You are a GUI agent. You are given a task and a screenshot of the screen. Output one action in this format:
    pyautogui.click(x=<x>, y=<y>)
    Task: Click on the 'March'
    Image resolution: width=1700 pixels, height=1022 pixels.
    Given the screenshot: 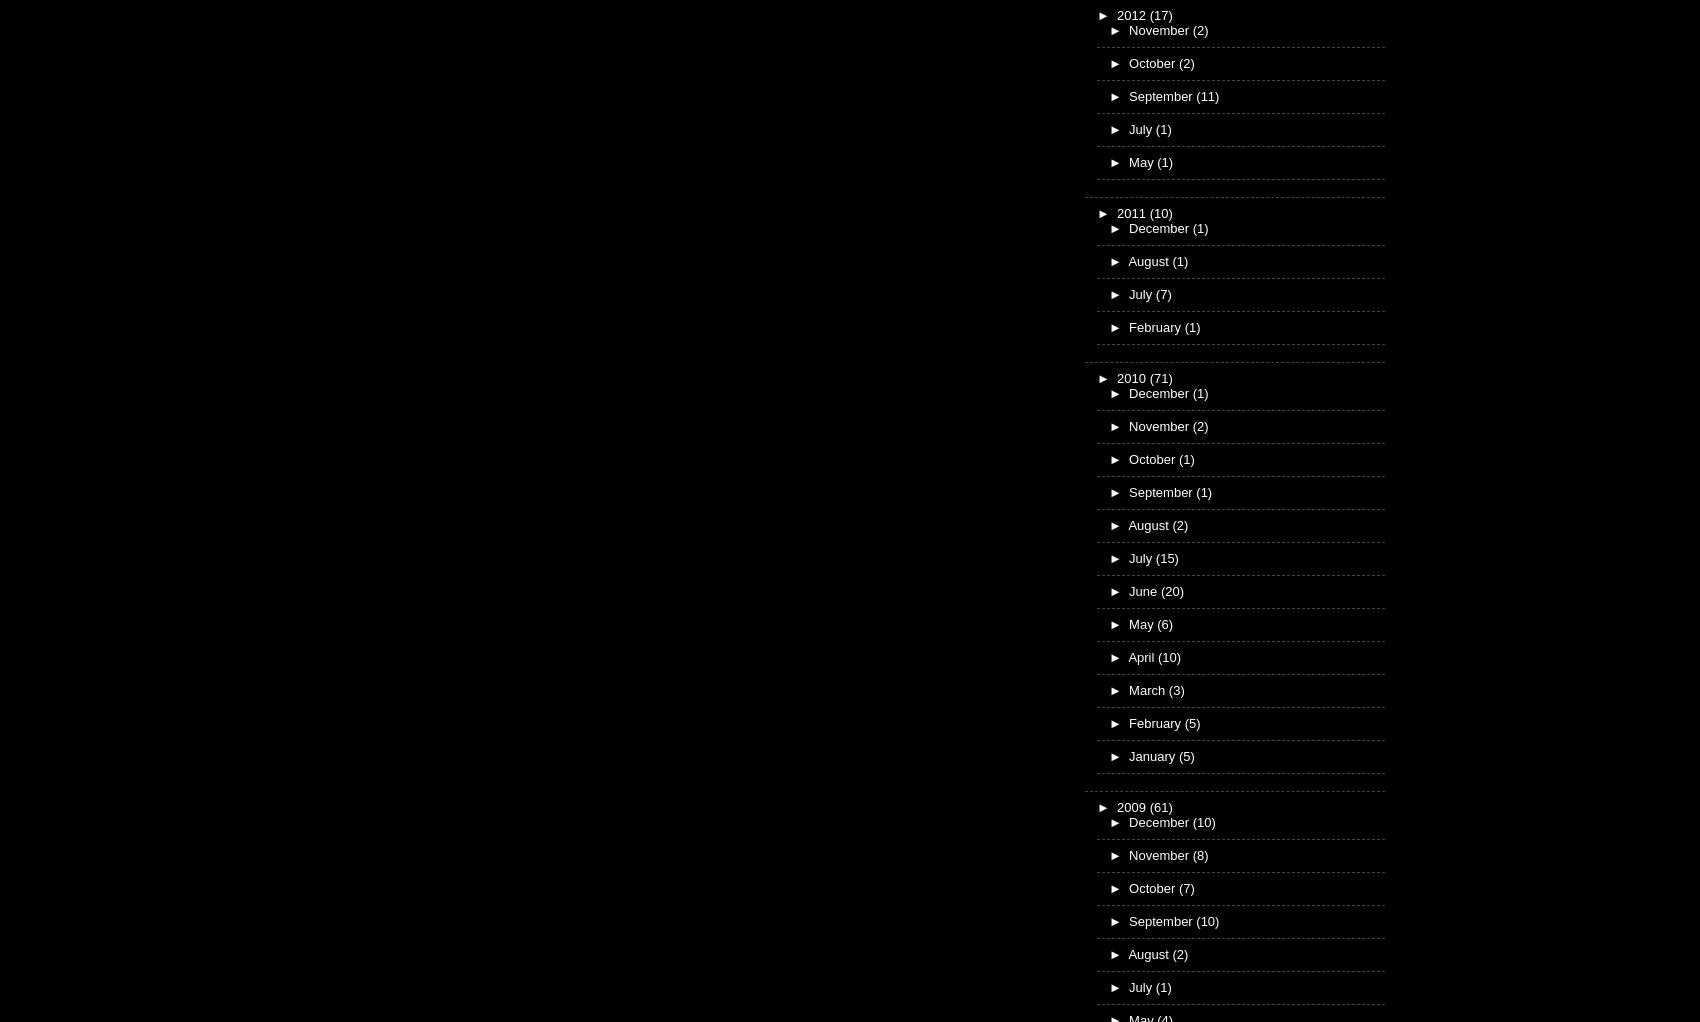 What is the action you would take?
    pyautogui.click(x=1148, y=688)
    